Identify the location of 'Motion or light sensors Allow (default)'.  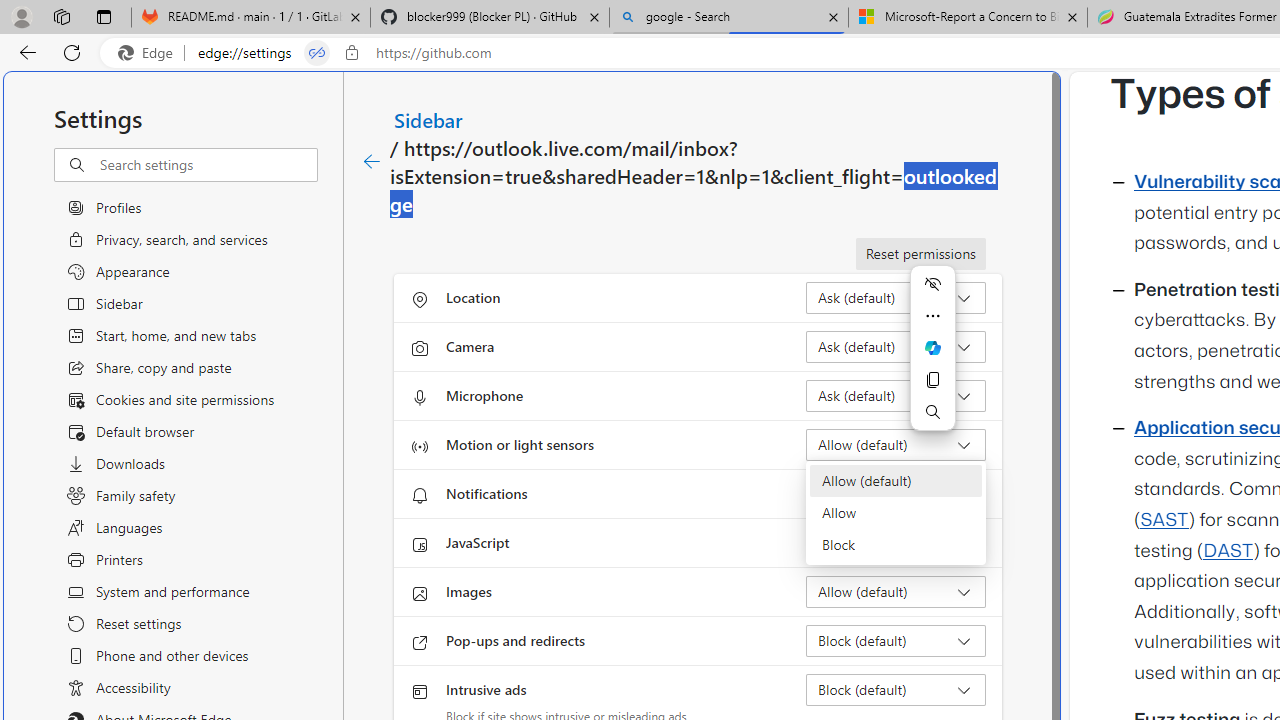
(895, 443).